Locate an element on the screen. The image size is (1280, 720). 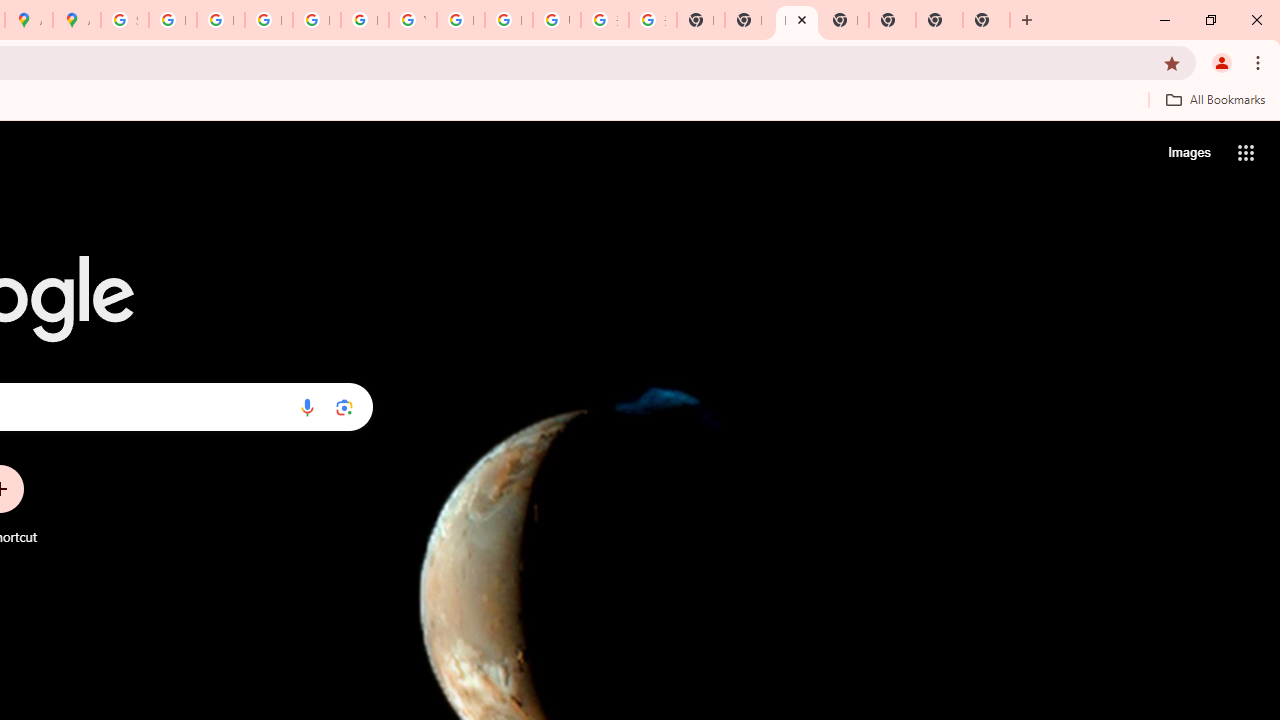
'All Bookmarks' is located at coordinates (1214, 99).